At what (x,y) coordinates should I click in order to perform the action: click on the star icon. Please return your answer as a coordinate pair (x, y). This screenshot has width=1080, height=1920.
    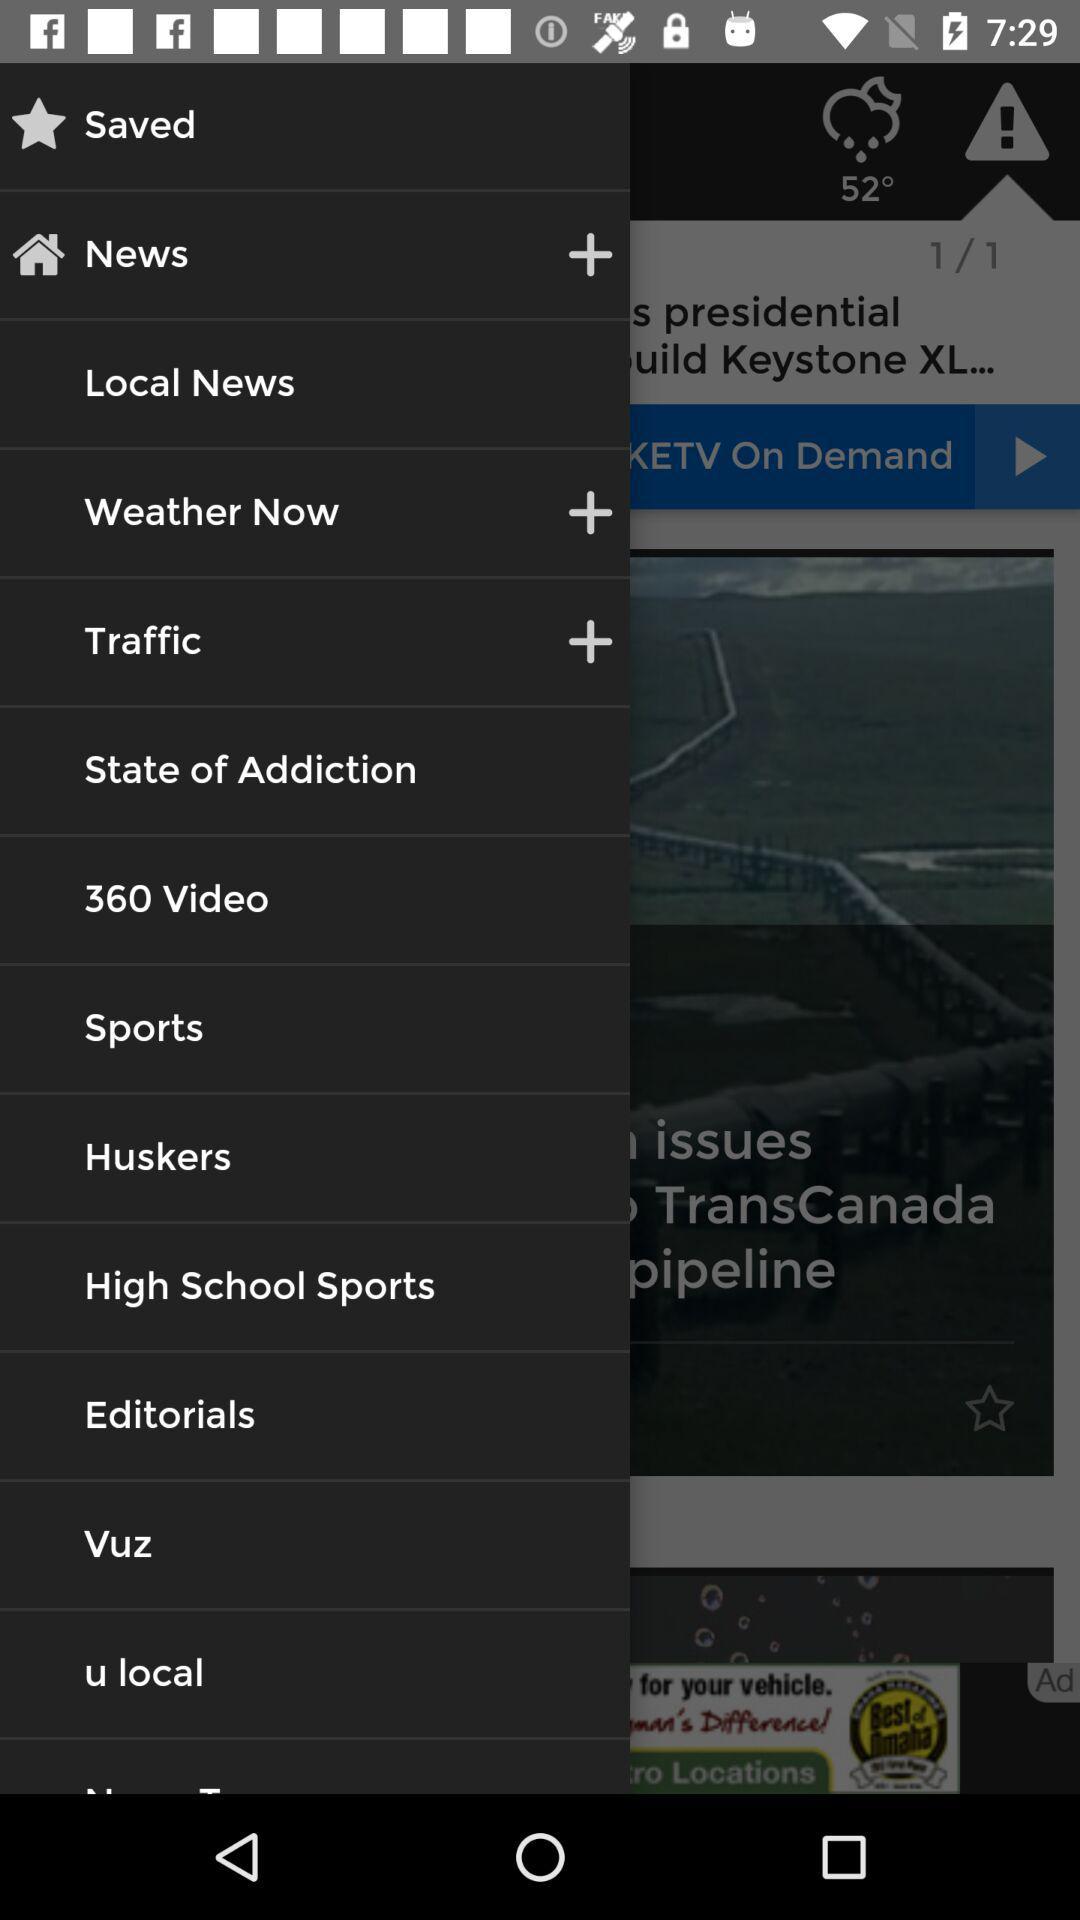
    Looking at the image, I should click on (72, 135).